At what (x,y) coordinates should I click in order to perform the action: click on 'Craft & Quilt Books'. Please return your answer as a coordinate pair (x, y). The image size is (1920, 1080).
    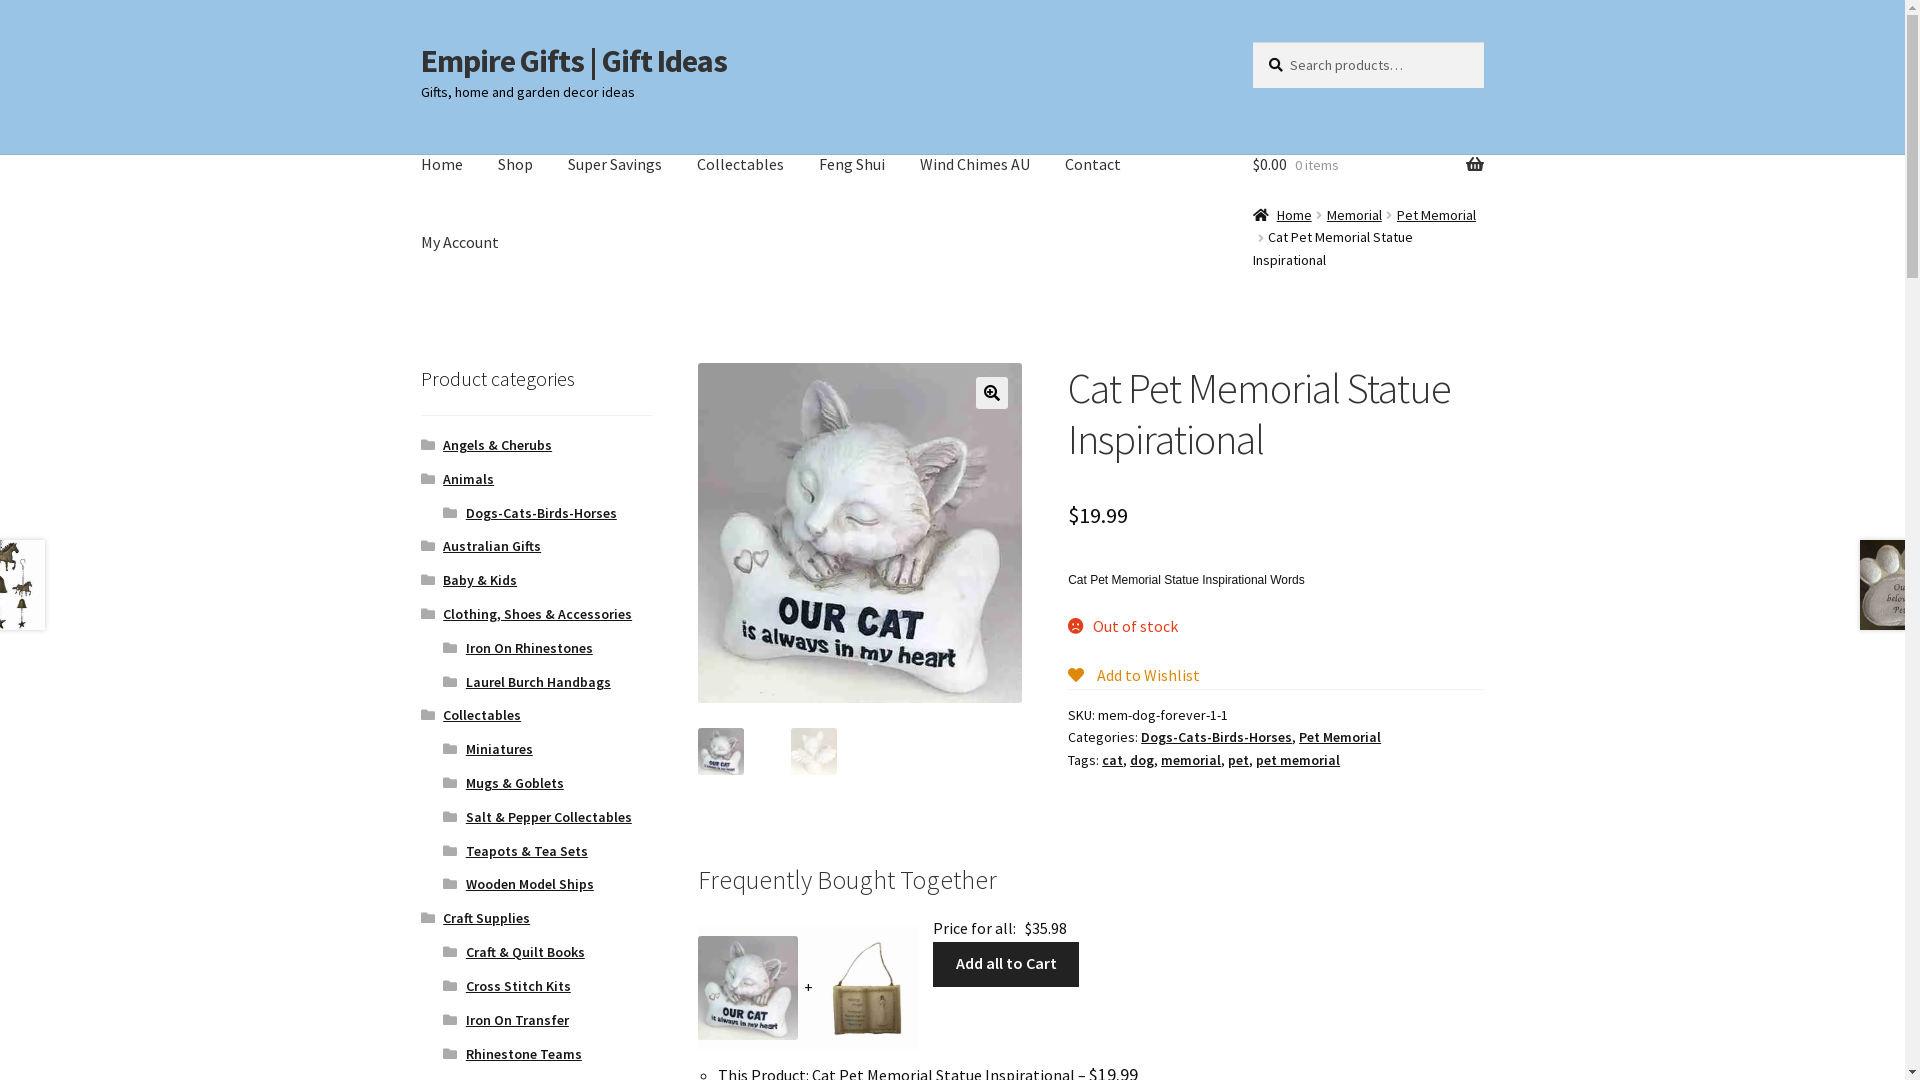
    Looking at the image, I should click on (525, 951).